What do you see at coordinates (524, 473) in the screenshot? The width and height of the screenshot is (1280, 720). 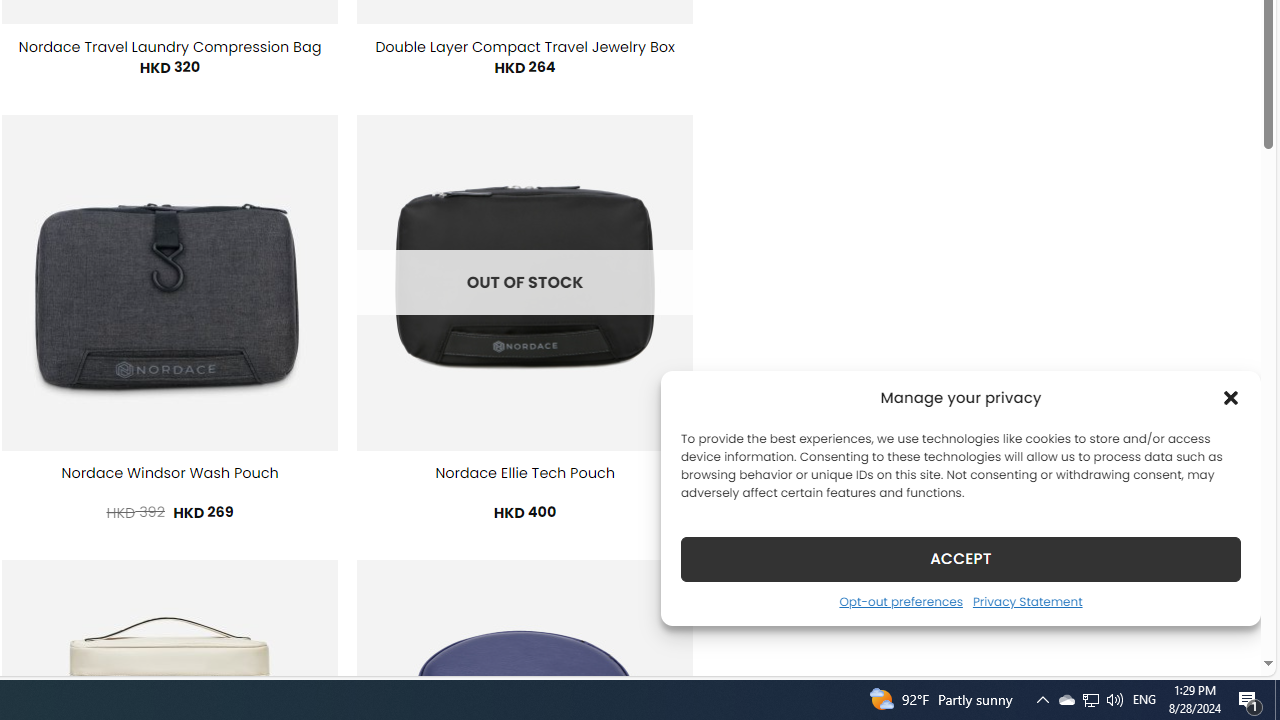 I see `'Nordace Ellie Tech Pouch'` at bounding box center [524, 473].